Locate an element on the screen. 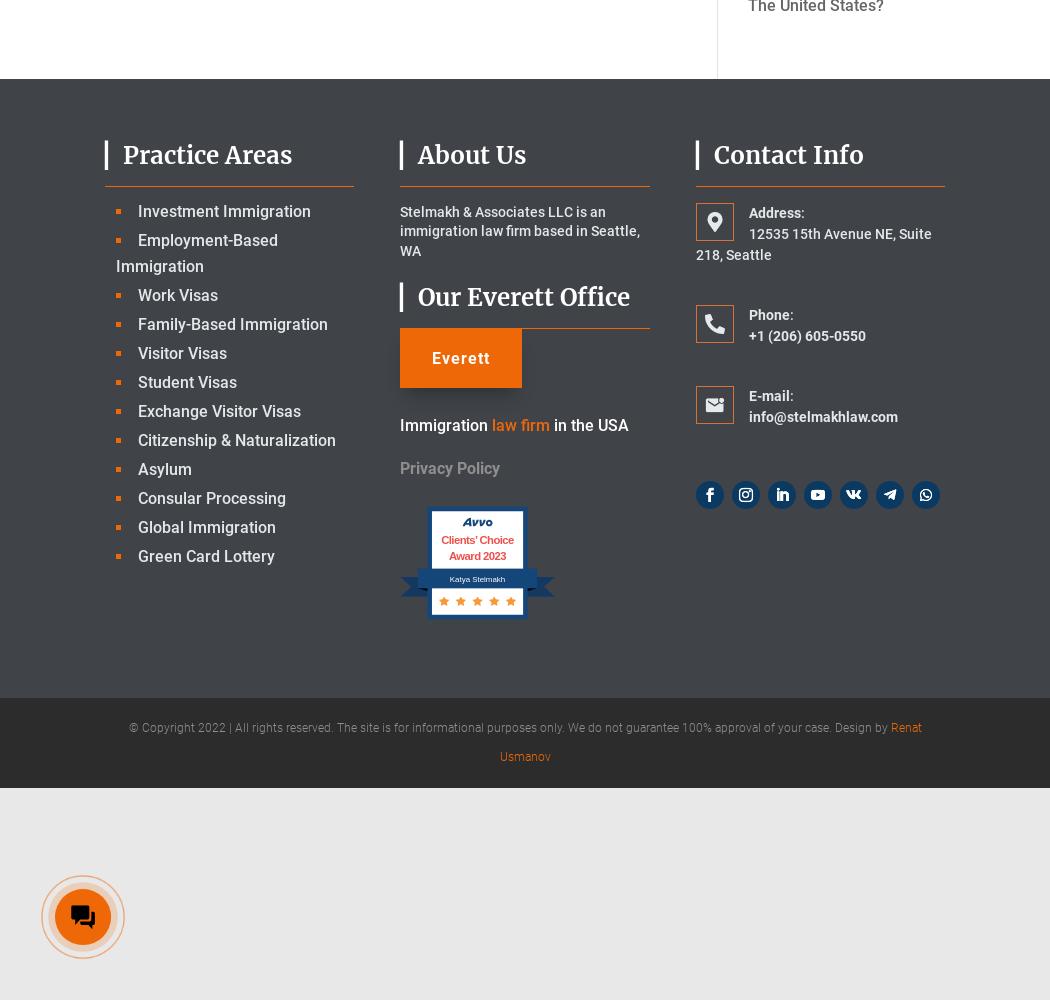  'Consular Processing' is located at coordinates (210, 496).